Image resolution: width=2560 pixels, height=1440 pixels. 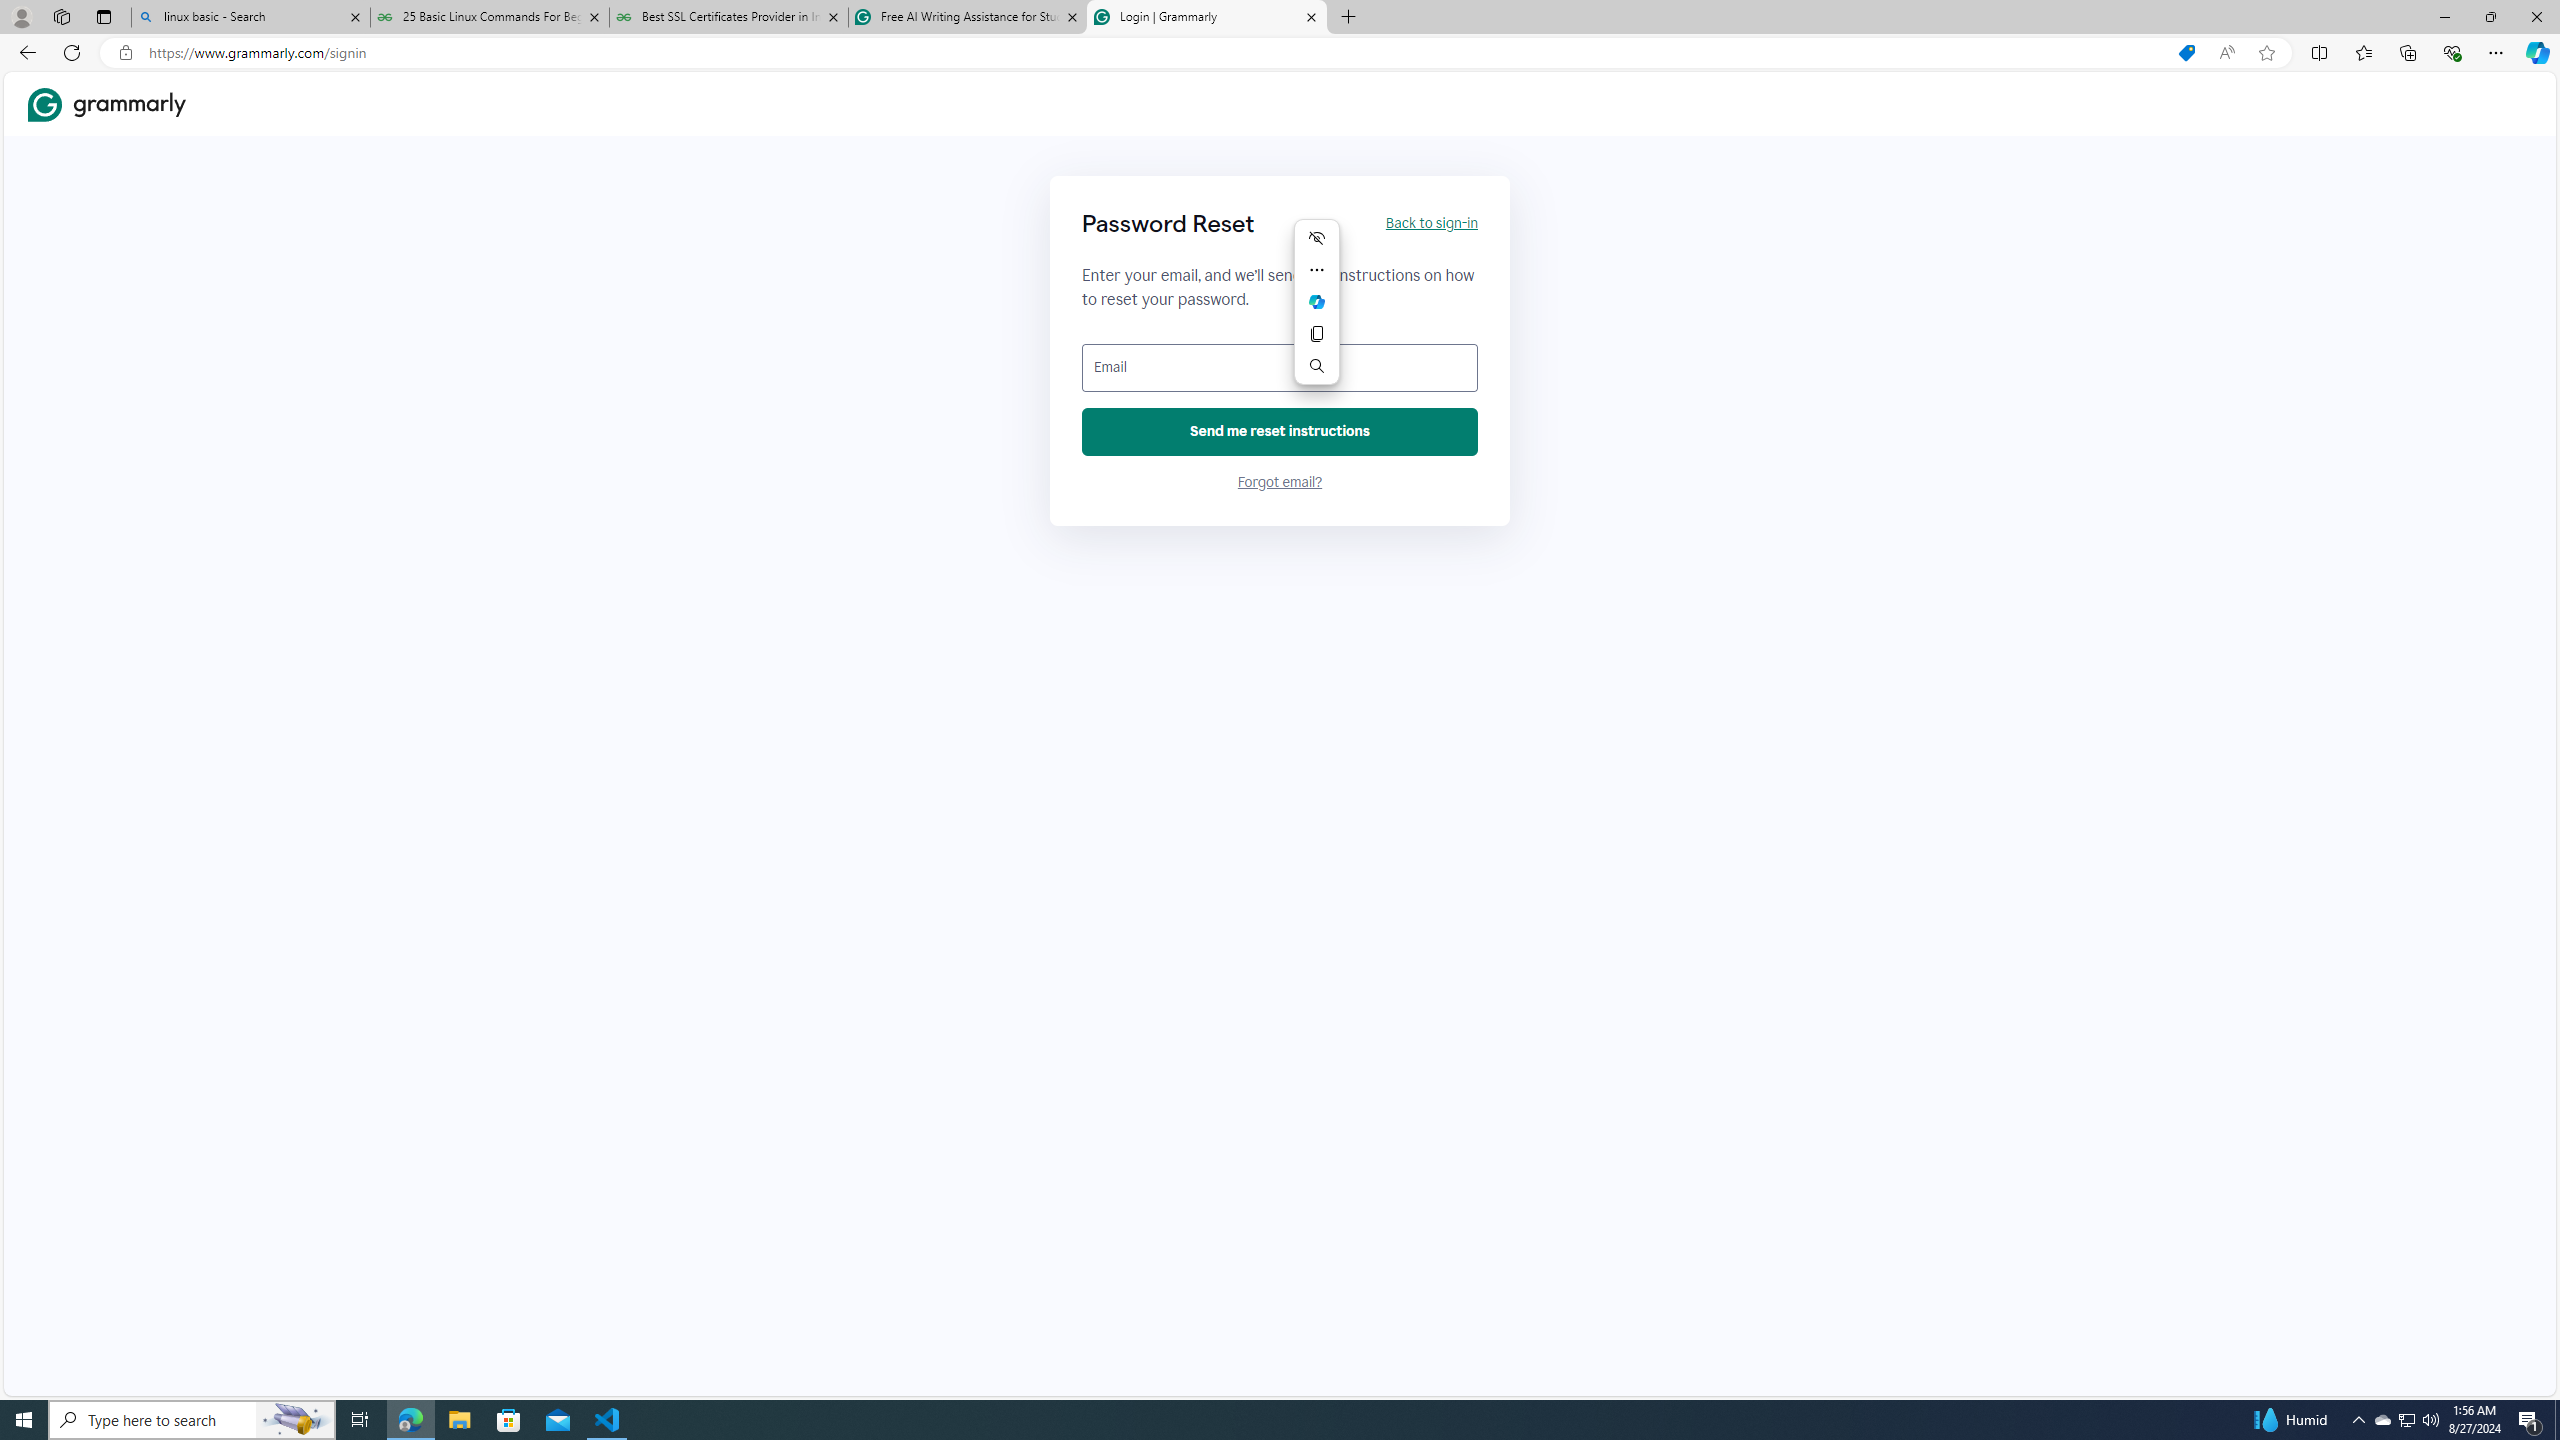 What do you see at coordinates (106, 104) in the screenshot?
I see `'Grammarly Home'` at bounding box center [106, 104].